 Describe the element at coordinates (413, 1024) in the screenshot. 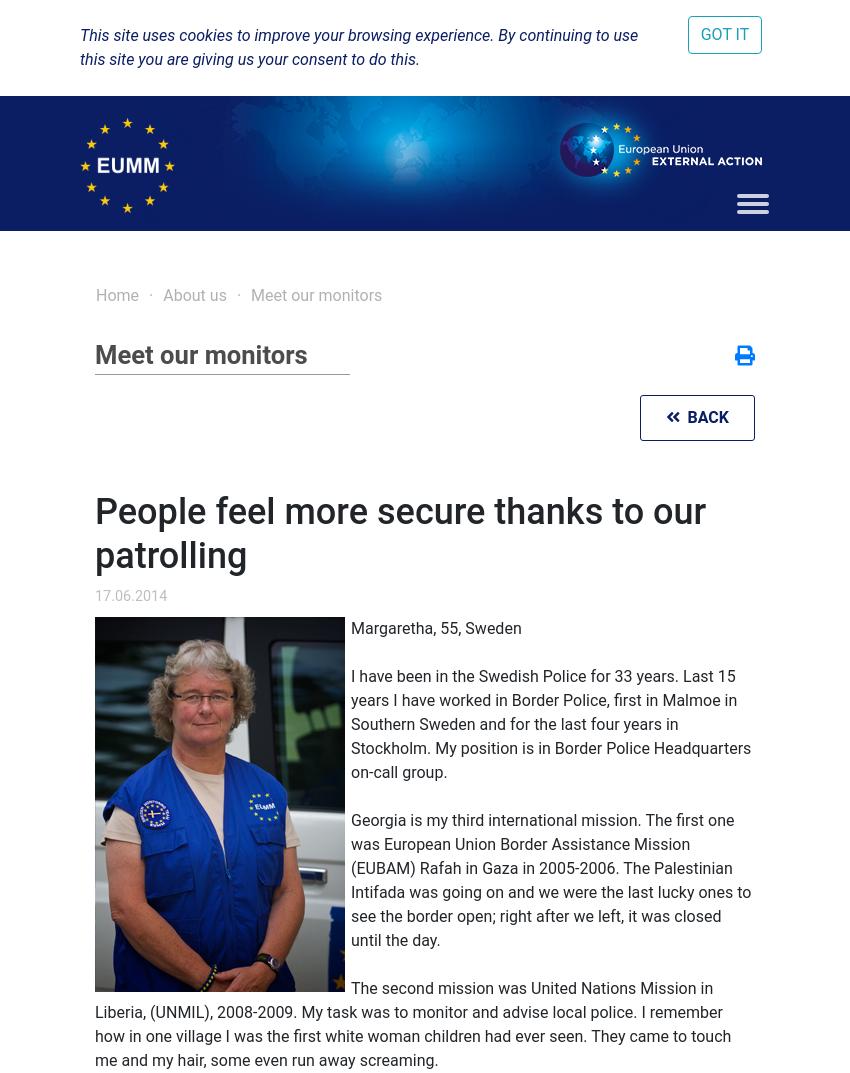

I see `'The second mission was United Nations Mission in Liberia, (UNMIL), 
2008-2009. My task was to monitor and advise local police. I remember 
how in one village I was the first white woman children had ever seen. 
They came to touch me and my hair, some even run away screaming.'` at that location.